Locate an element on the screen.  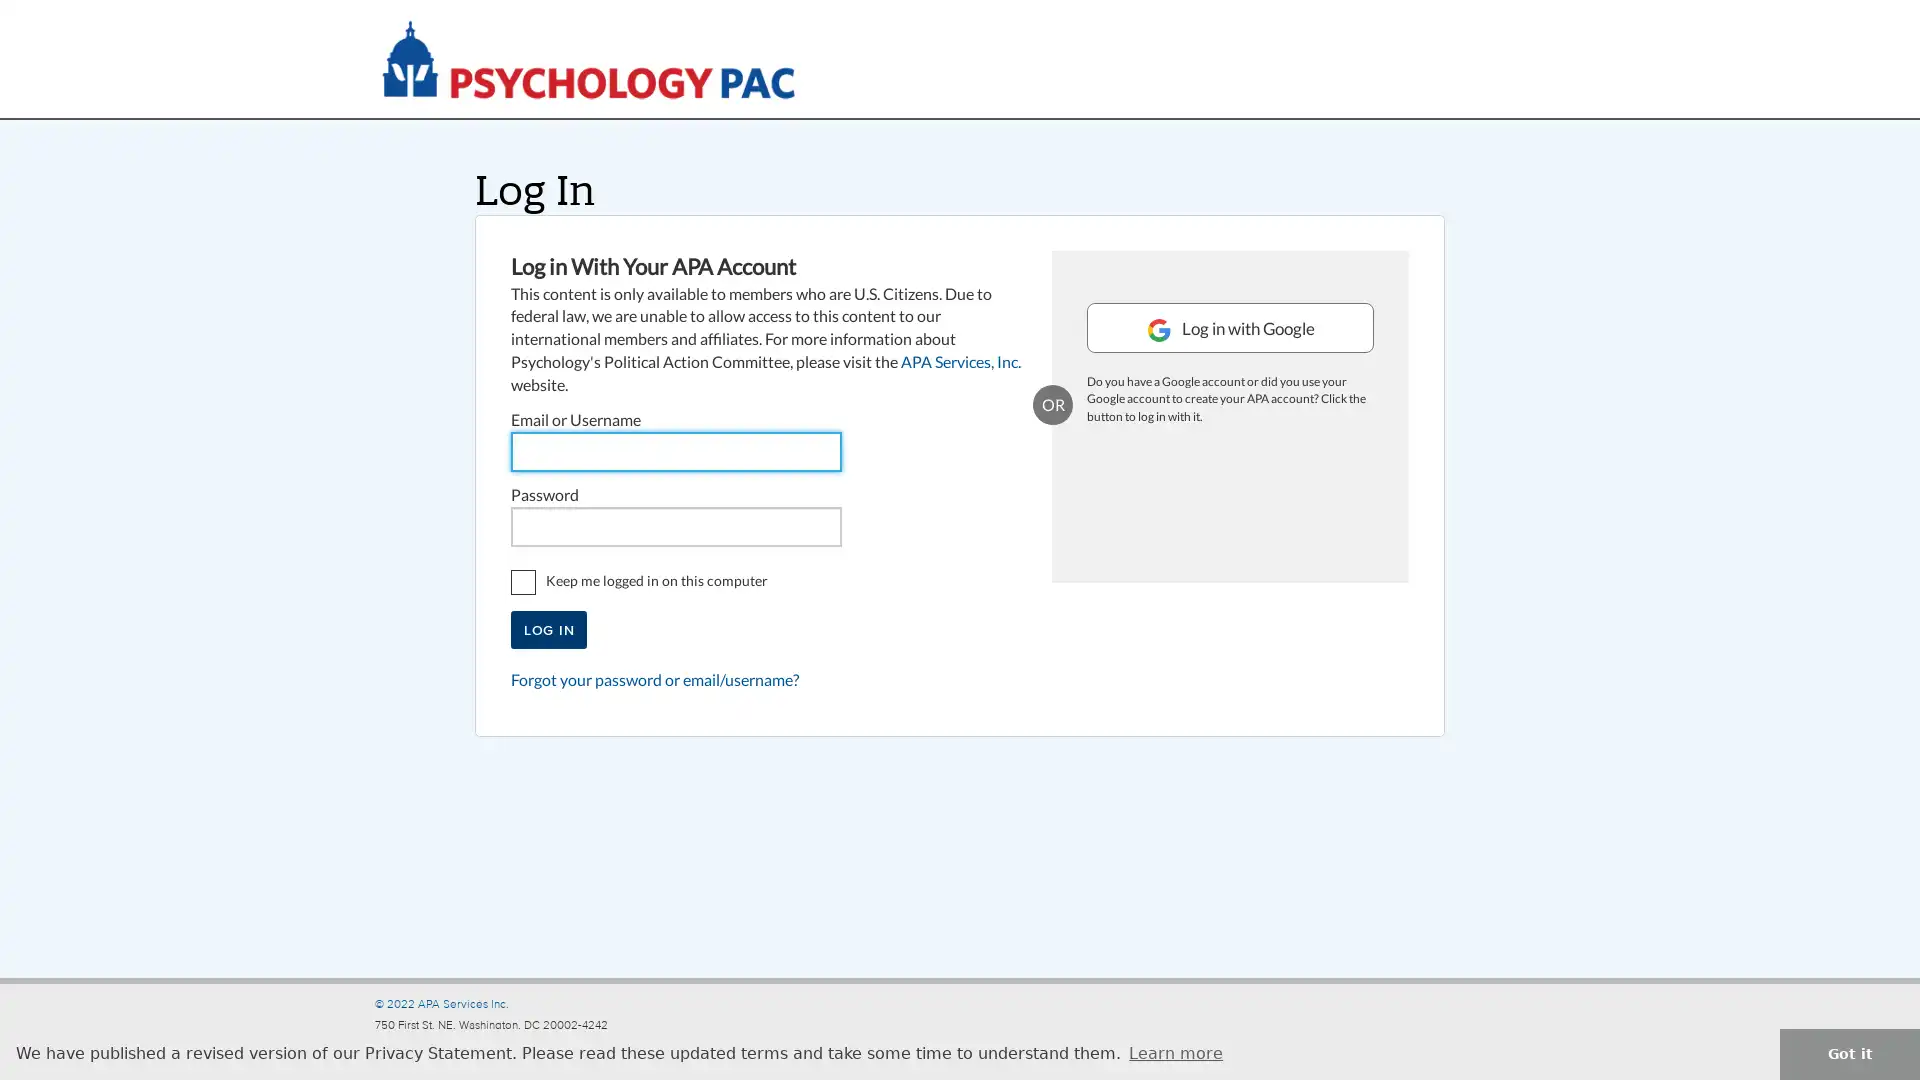
learn more about cookies is located at coordinates (1176, 1052).